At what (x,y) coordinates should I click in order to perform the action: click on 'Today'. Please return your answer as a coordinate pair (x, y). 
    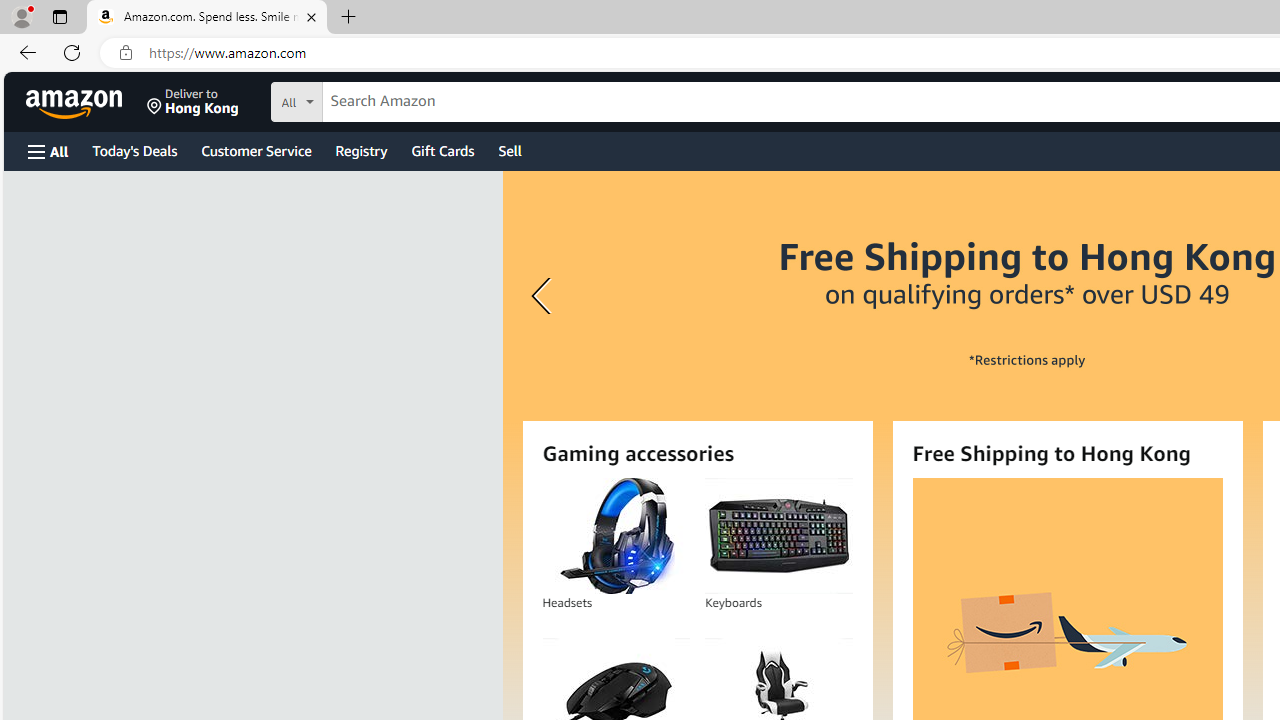
    Looking at the image, I should click on (133, 149).